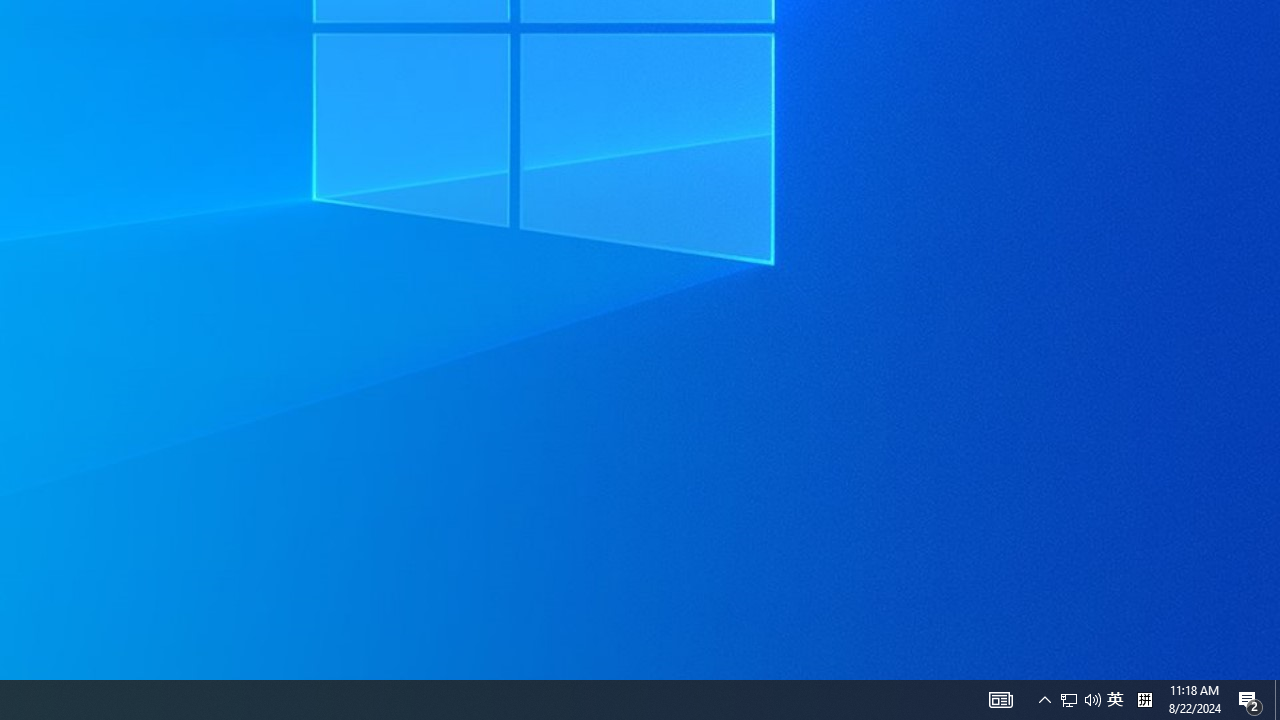 This screenshot has height=720, width=1280. What do you see at coordinates (1092, 698) in the screenshot?
I see `'Q2790: 100%'` at bounding box center [1092, 698].